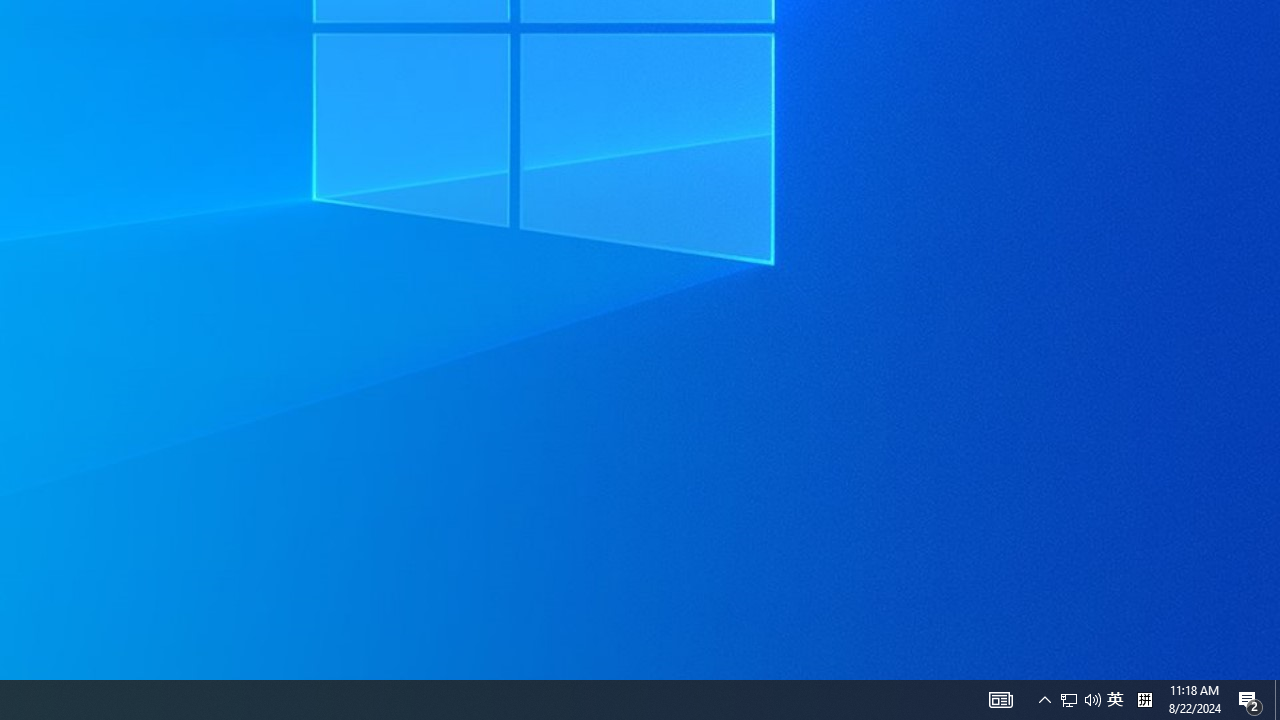 This screenshot has height=720, width=1280. What do you see at coordinates (1092, 698) in the screenshot?
I see `'Q2790: 100%'` at bounding box center [1092, 698].